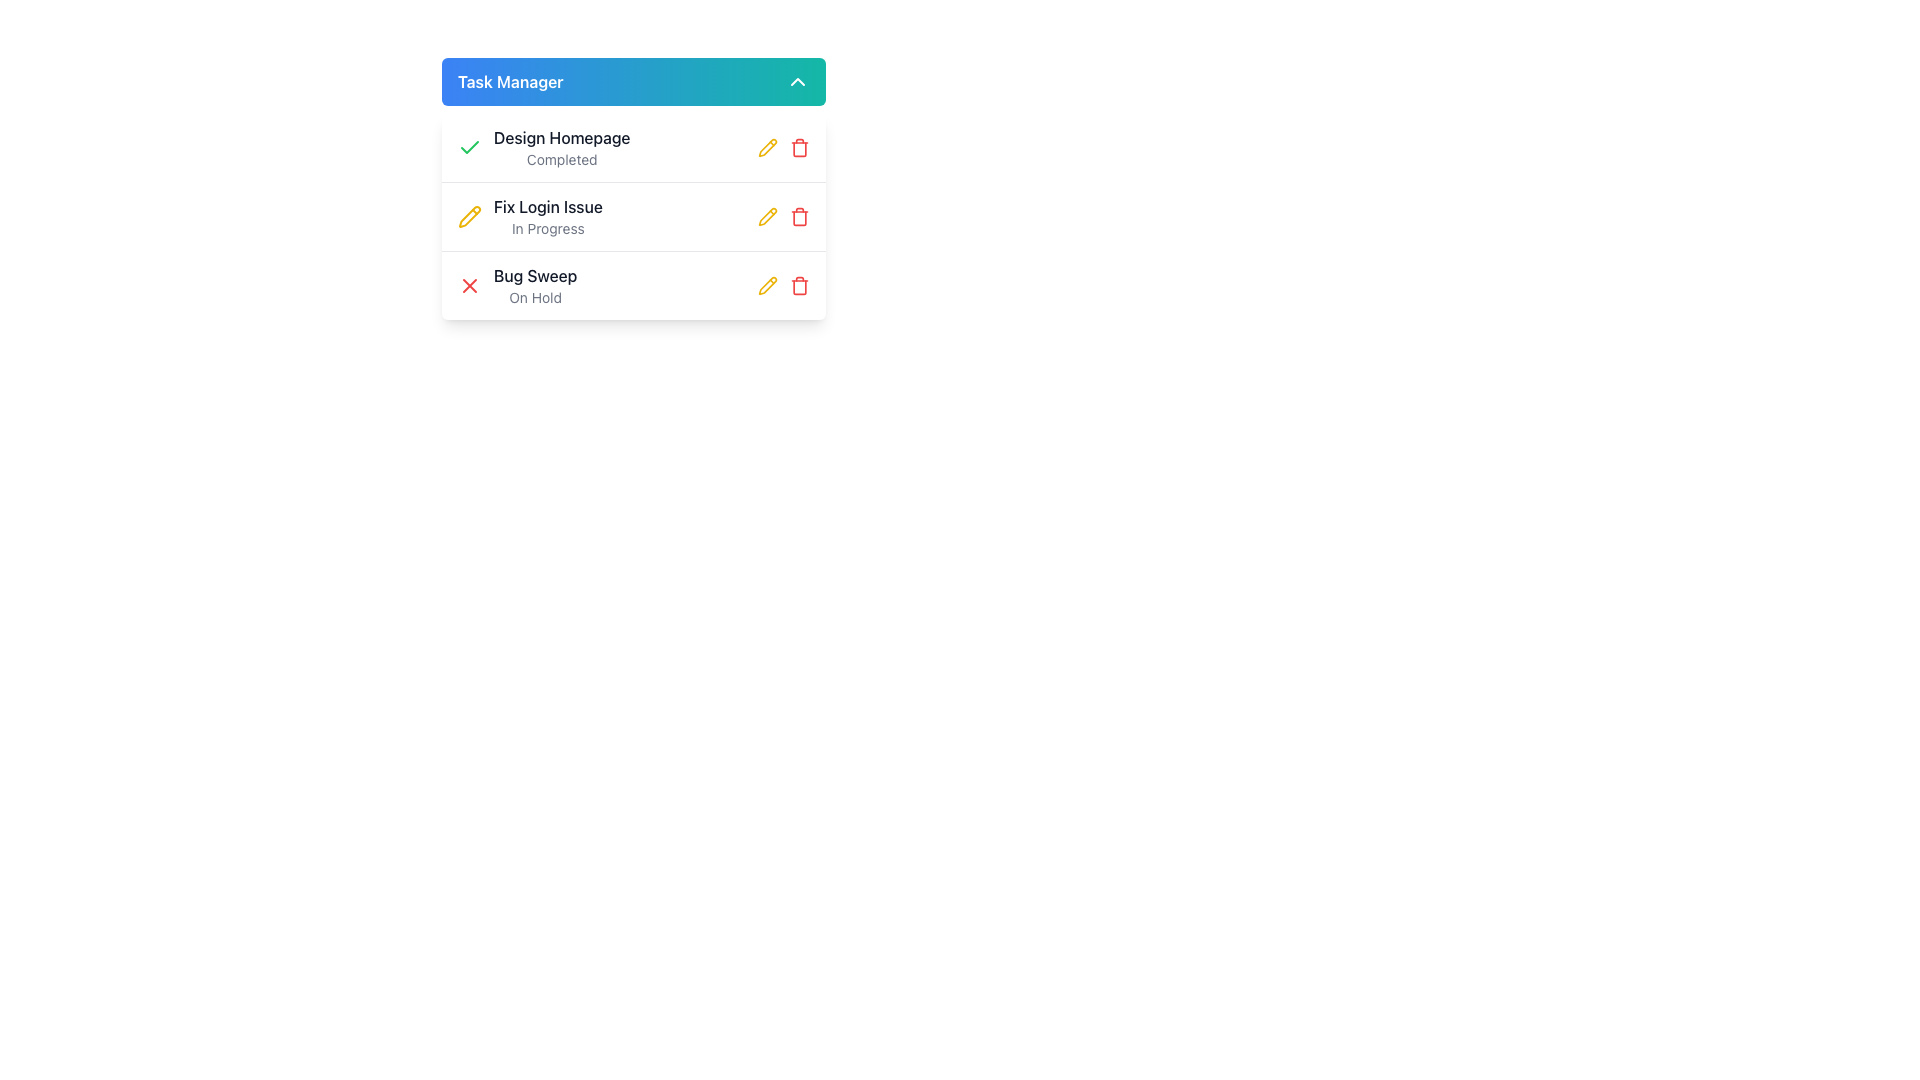 Image resolution: width=1920 pixels, height=1080 pixels. What do you see at coordinates (561, 158) in the screenshot?
I see `text label reading 'Completed' which is styled in a small gray font and located directly beneath the larger text 'Design Homepage' in the task management interface` at bounding box center [561, 158].